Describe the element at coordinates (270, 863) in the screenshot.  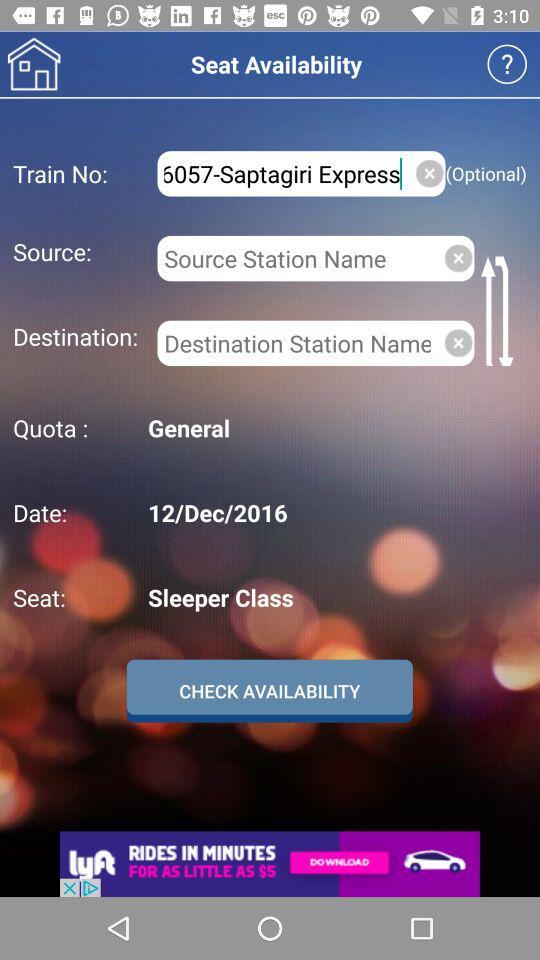
I see `advertisement link` at that location.